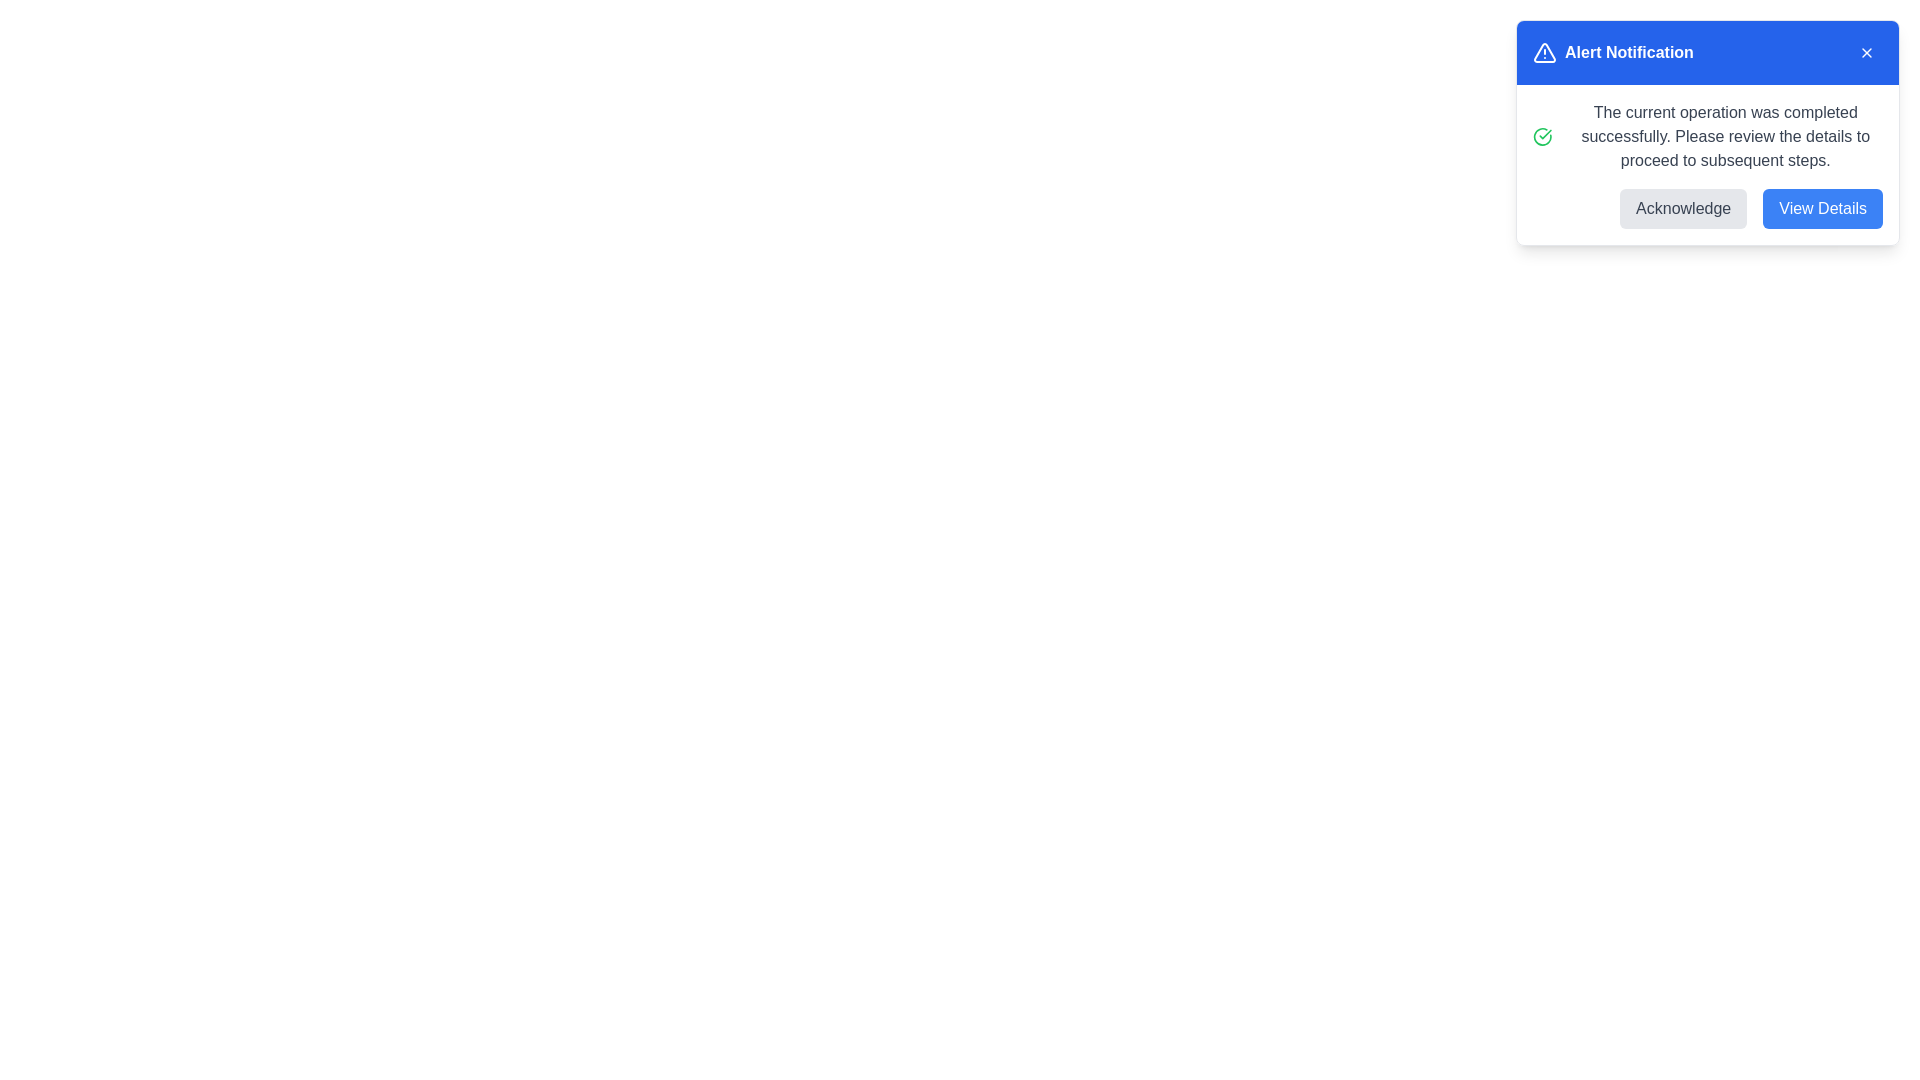 The image size is (1920, 1080). What do you see at coordinates (1541, 136) in the screenshot?
I see `the circular green icon with a white checkmark, indicating a success message, located next to the notification text about the completed operation` at bounding box center [1541, 136].